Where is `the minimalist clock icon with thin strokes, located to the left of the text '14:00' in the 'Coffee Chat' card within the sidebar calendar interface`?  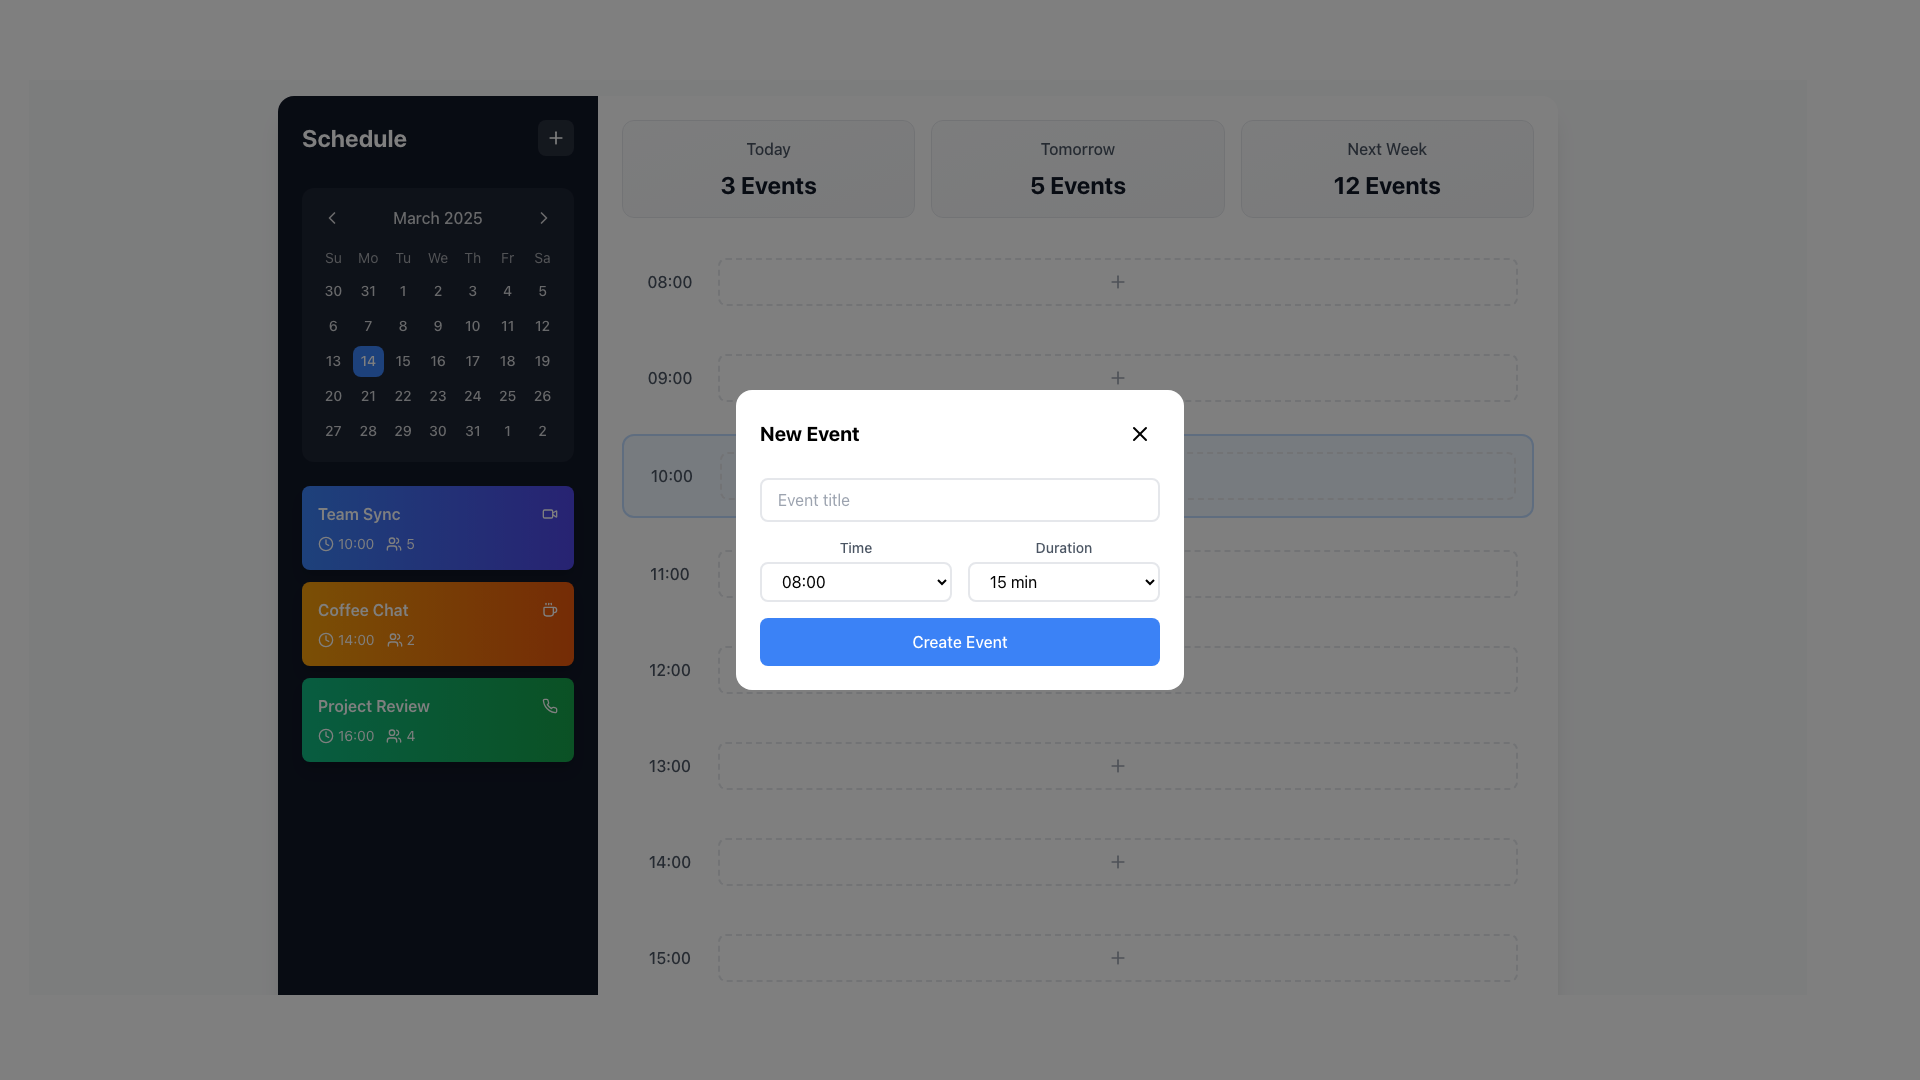
the minimalist clock icon with thin strokes, located to the left of the text '14:00' in the 'Coffee Chat' card within the sidebar calendar interface is located at coordinates (326, 640).